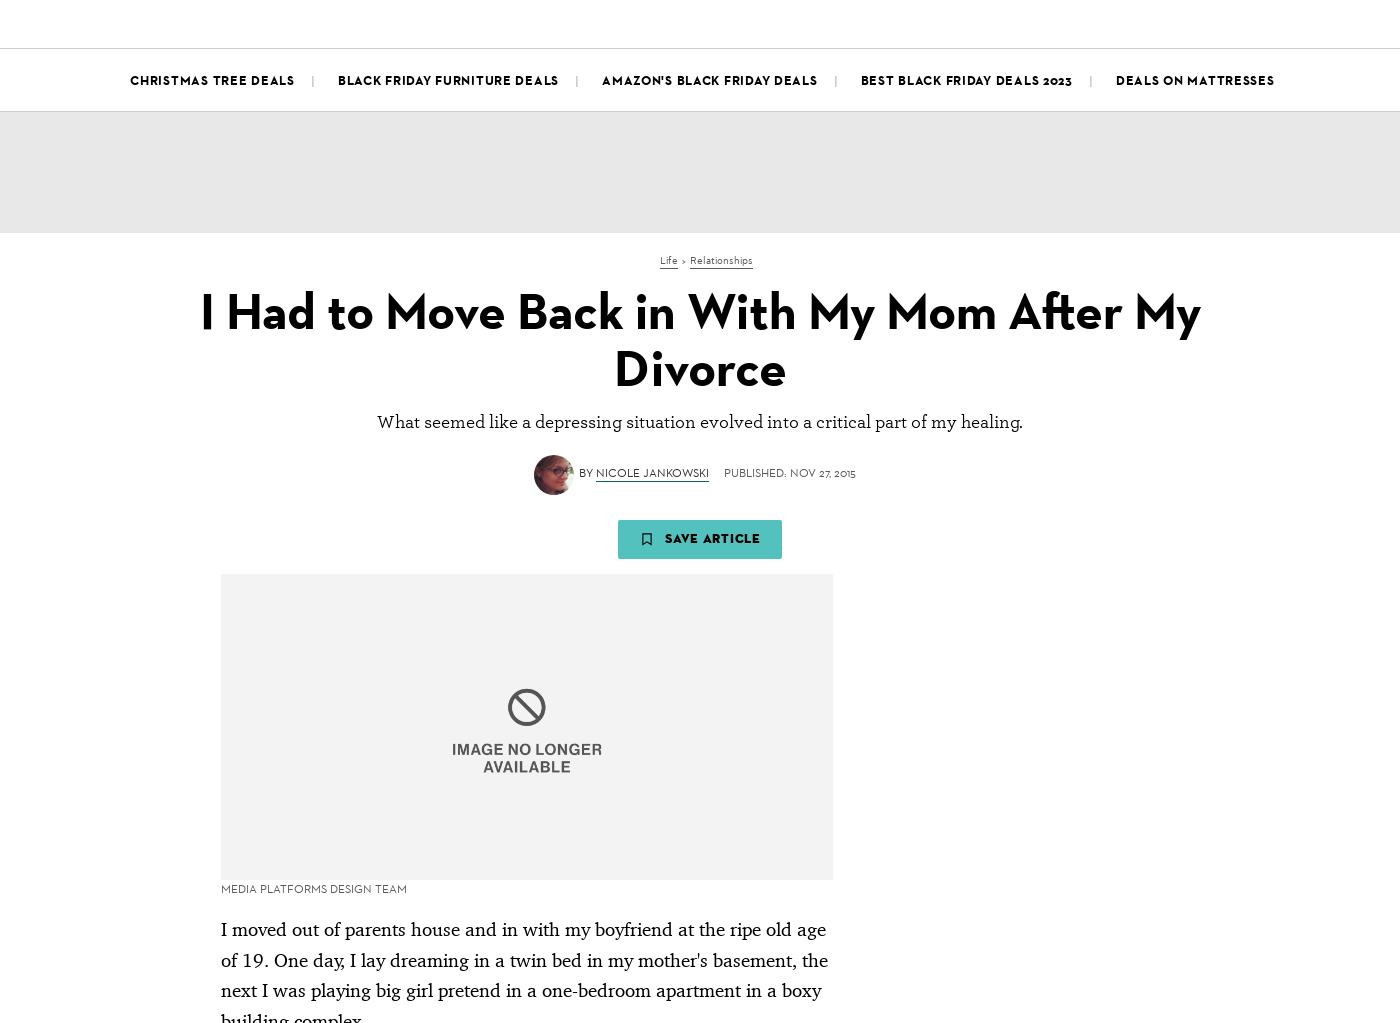 The width and height of the screenshot is (1400, 1023). What do you see at coordinates (700, 723) in the screenshot?
I see `'Advertisement - Continue Reading Below'` at bounding box center [700, 723].